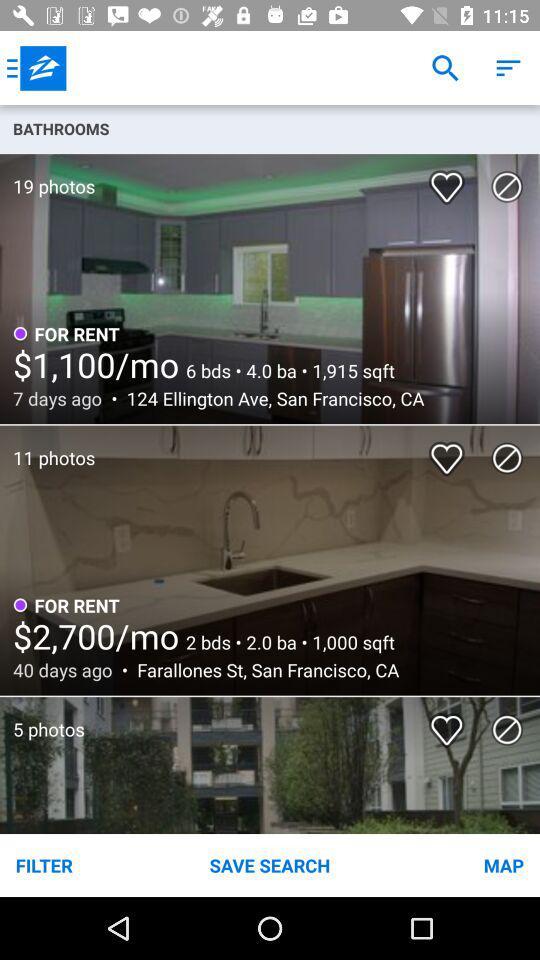 Image resolution: width=540 pixels, height=960 pixels. Describe the element at coordinates (47, 447) in the screenshot. I see `11 photos item` at that location.